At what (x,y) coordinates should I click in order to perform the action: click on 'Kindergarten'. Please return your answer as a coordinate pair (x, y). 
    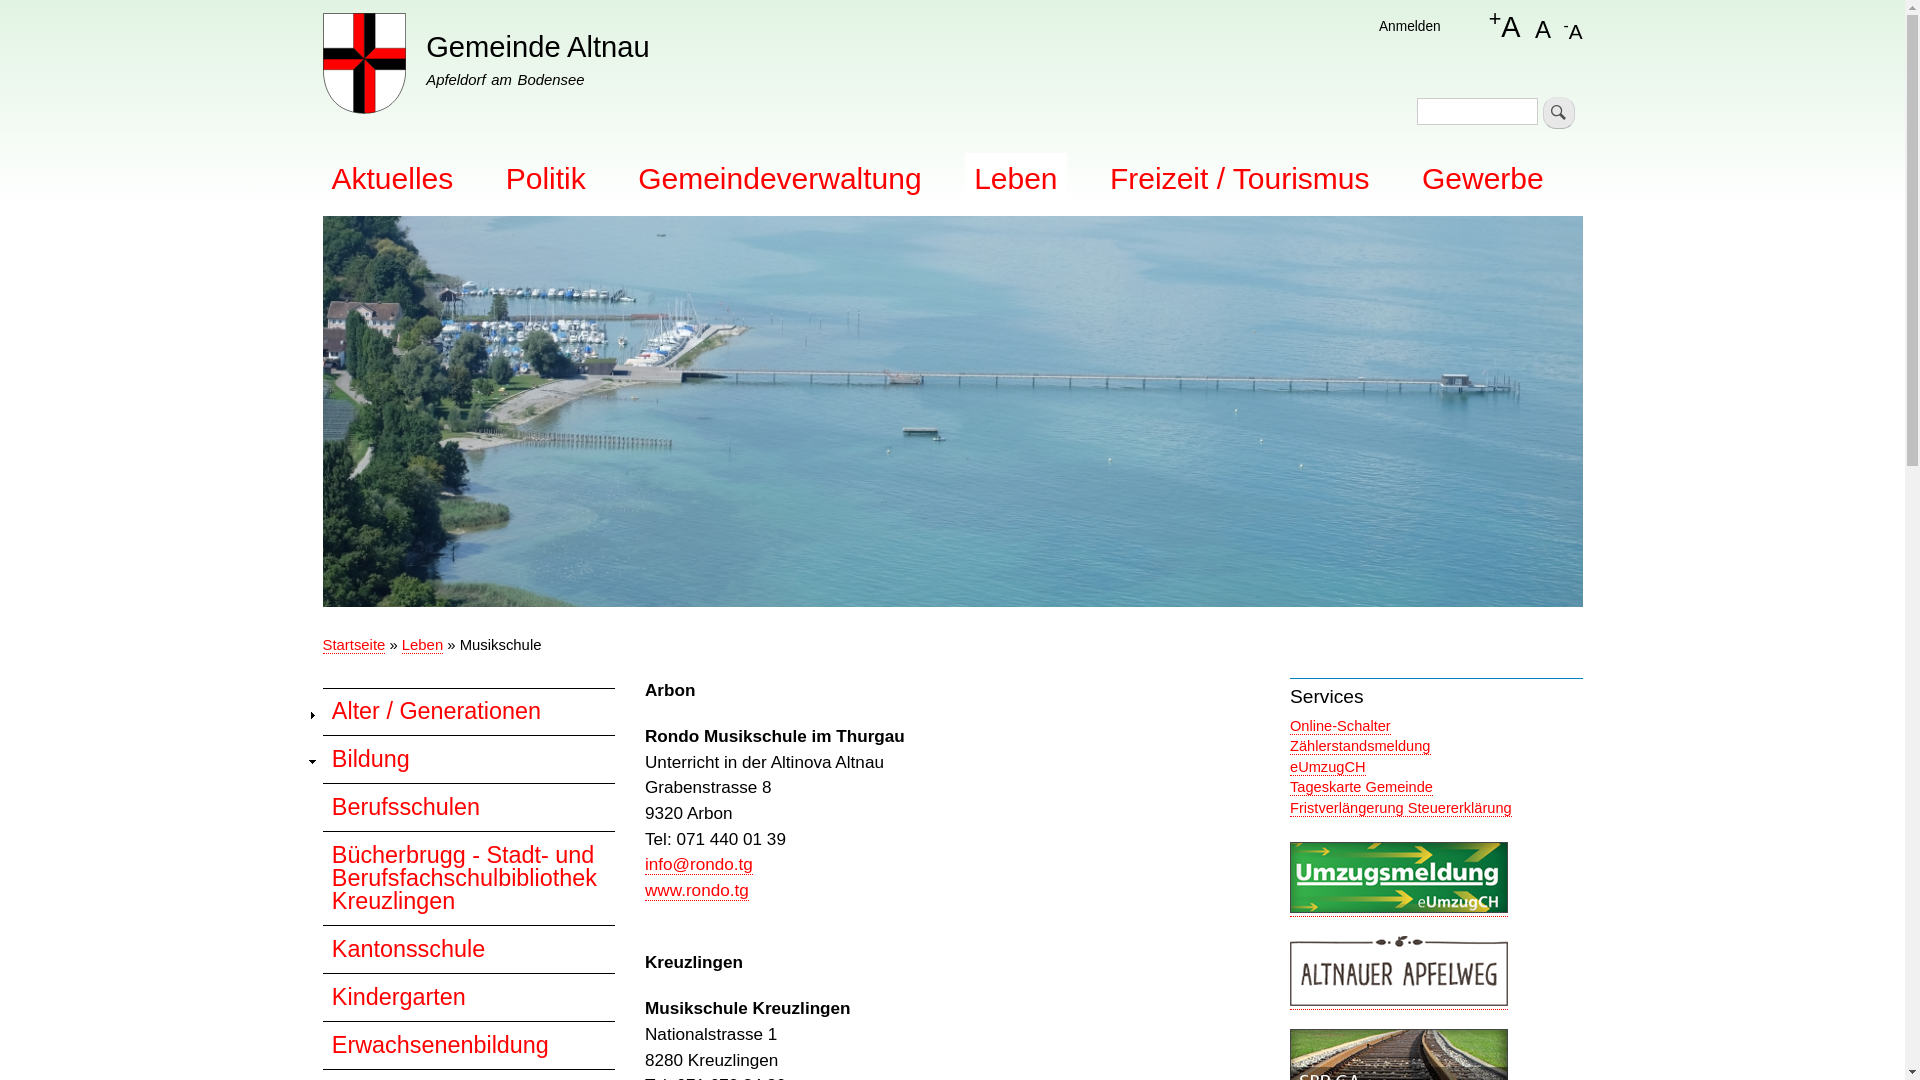
    Looking at the image, I should click on (467, 996).